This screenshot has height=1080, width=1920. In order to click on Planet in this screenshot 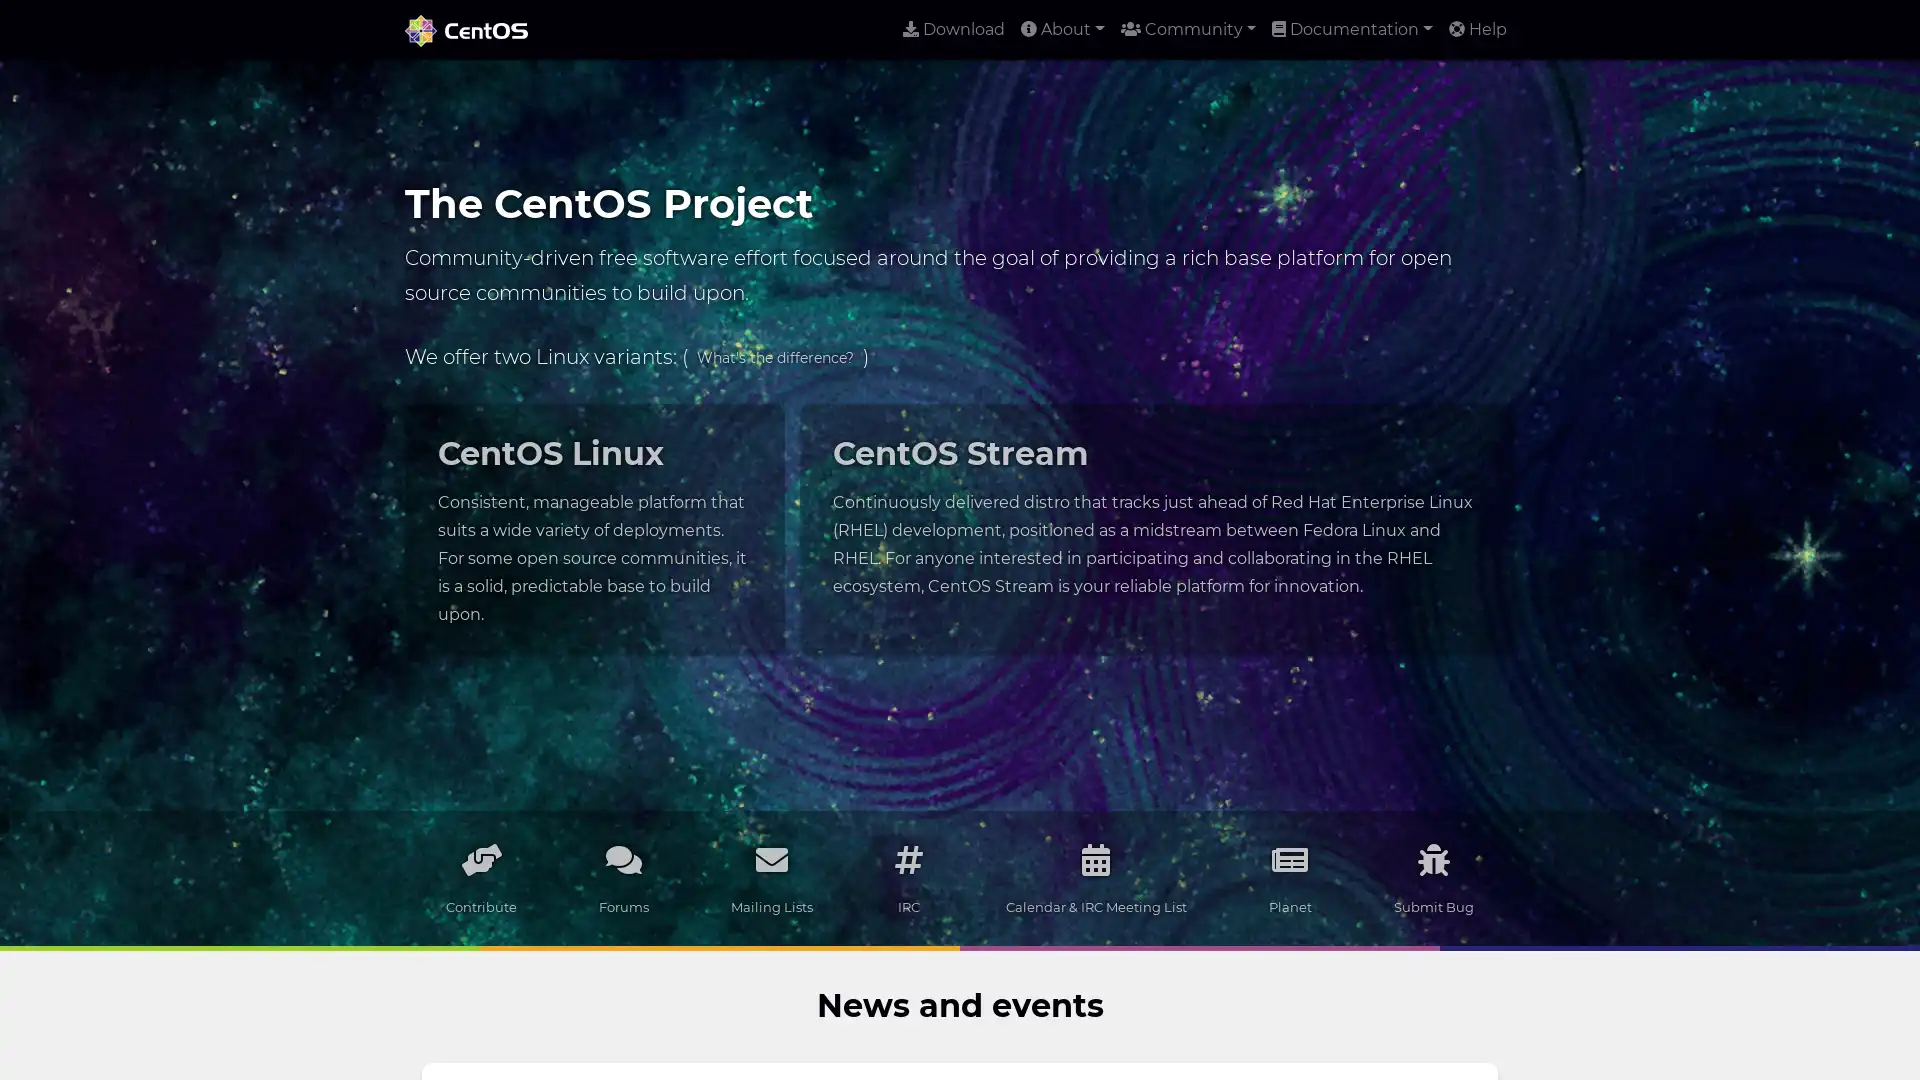, I will do `click(1289, 877)`.